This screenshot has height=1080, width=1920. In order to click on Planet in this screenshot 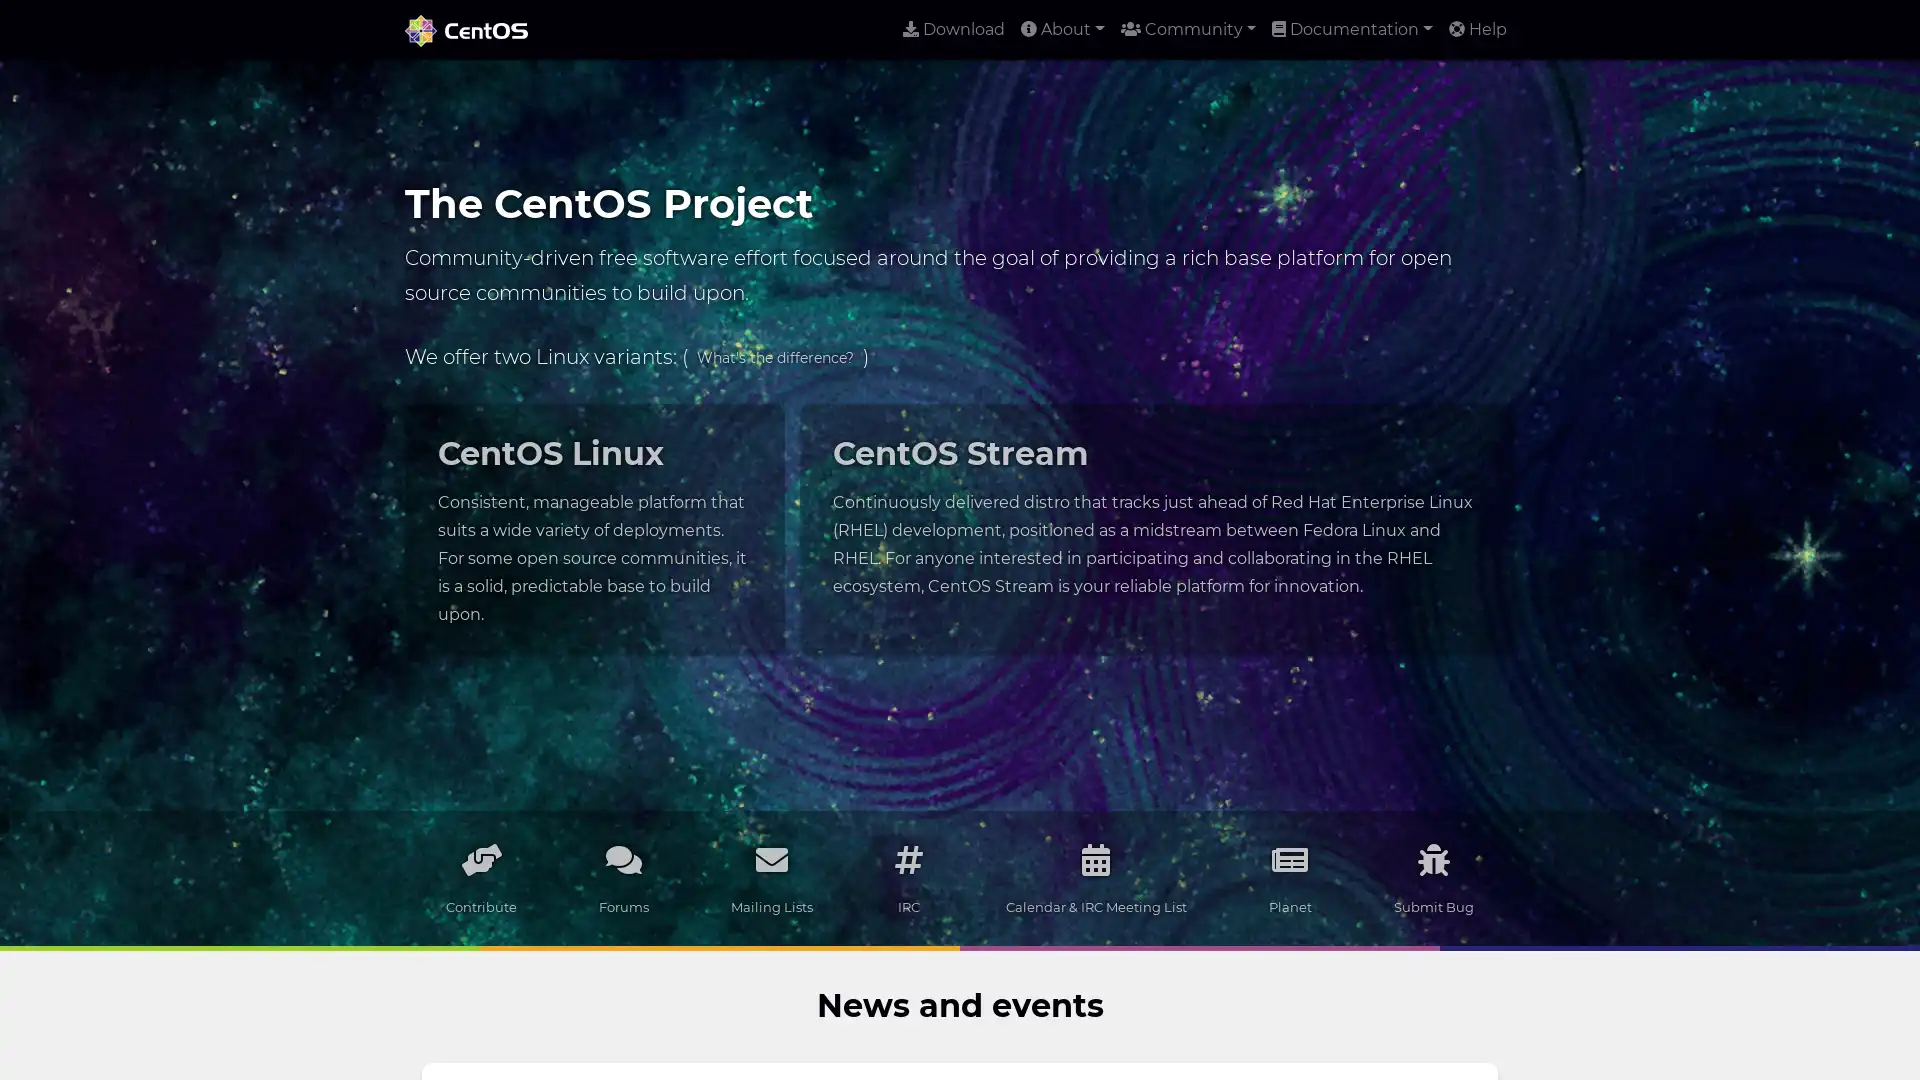, I will do `click(1289, 877)`.